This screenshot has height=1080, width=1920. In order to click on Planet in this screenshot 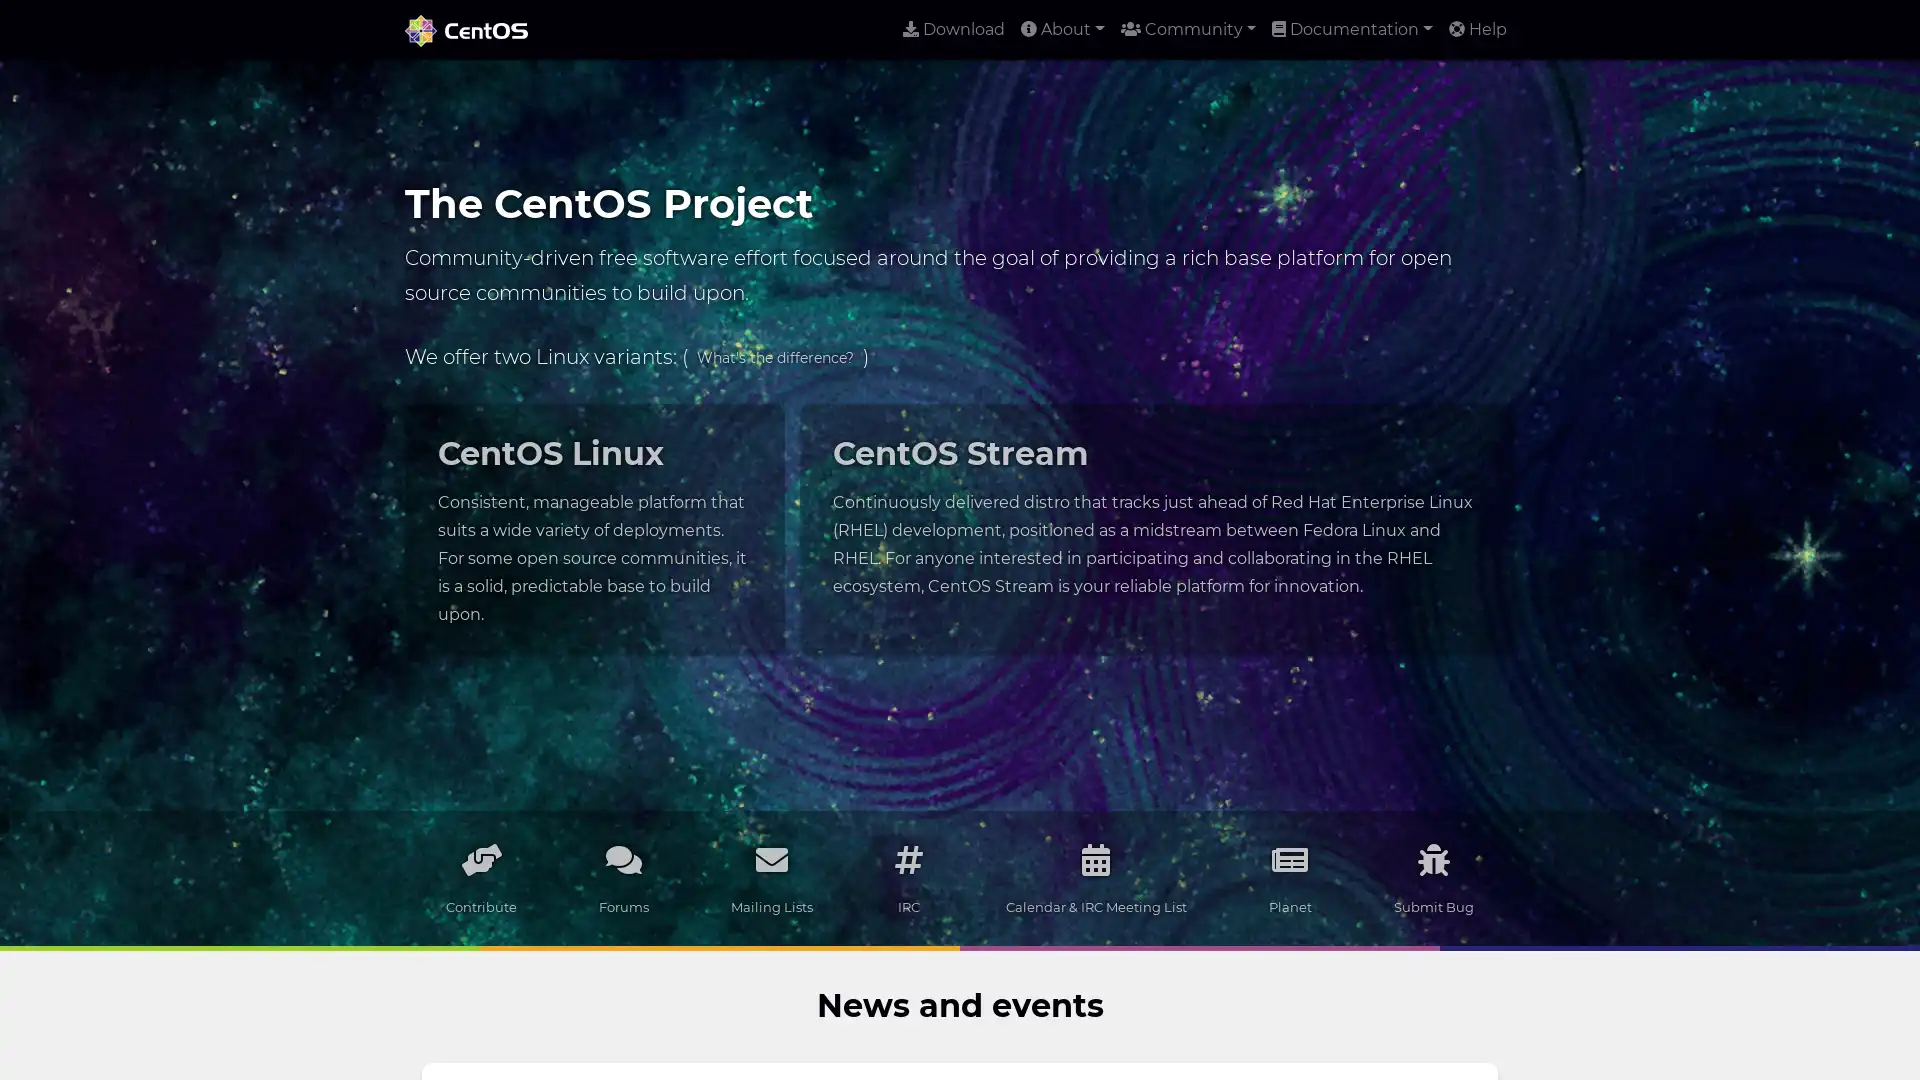, I will do `click(1289, 877)`.